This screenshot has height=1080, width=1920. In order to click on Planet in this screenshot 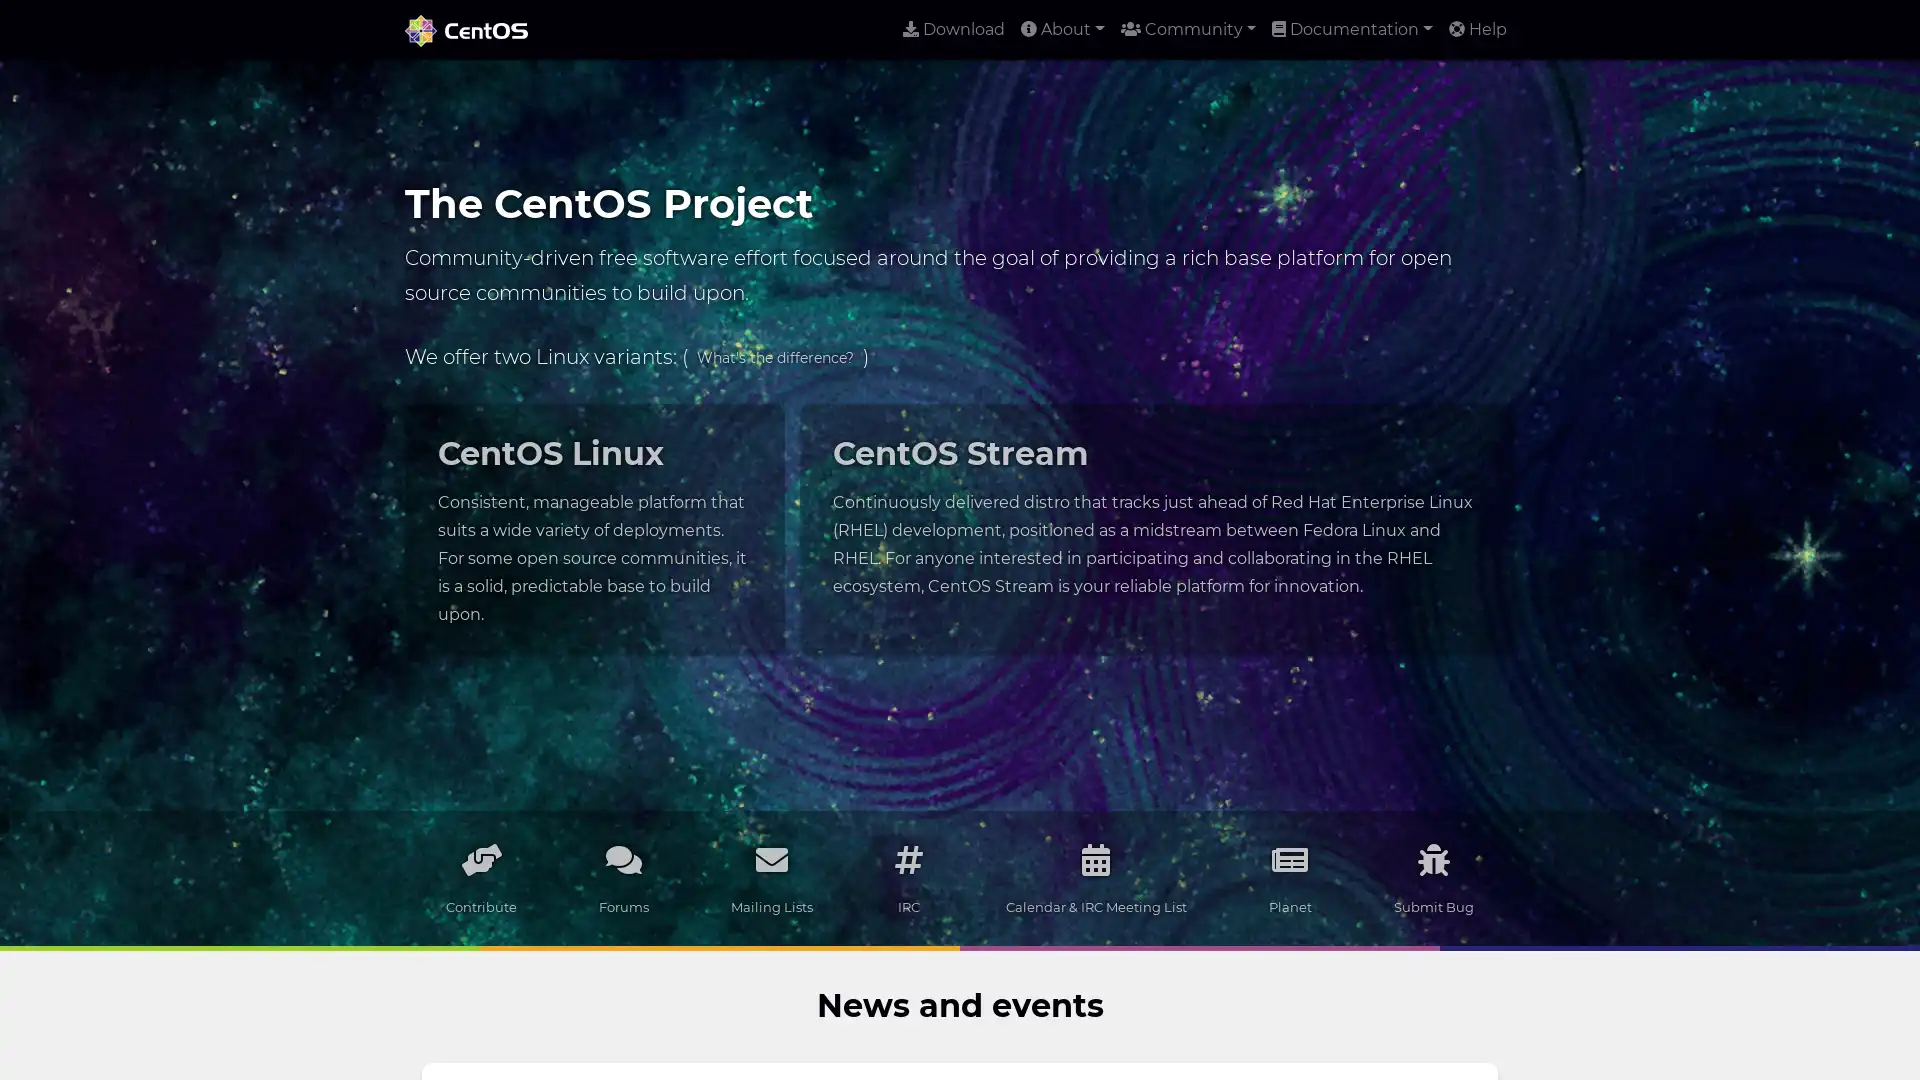, I will do `click(1289, 877)`.